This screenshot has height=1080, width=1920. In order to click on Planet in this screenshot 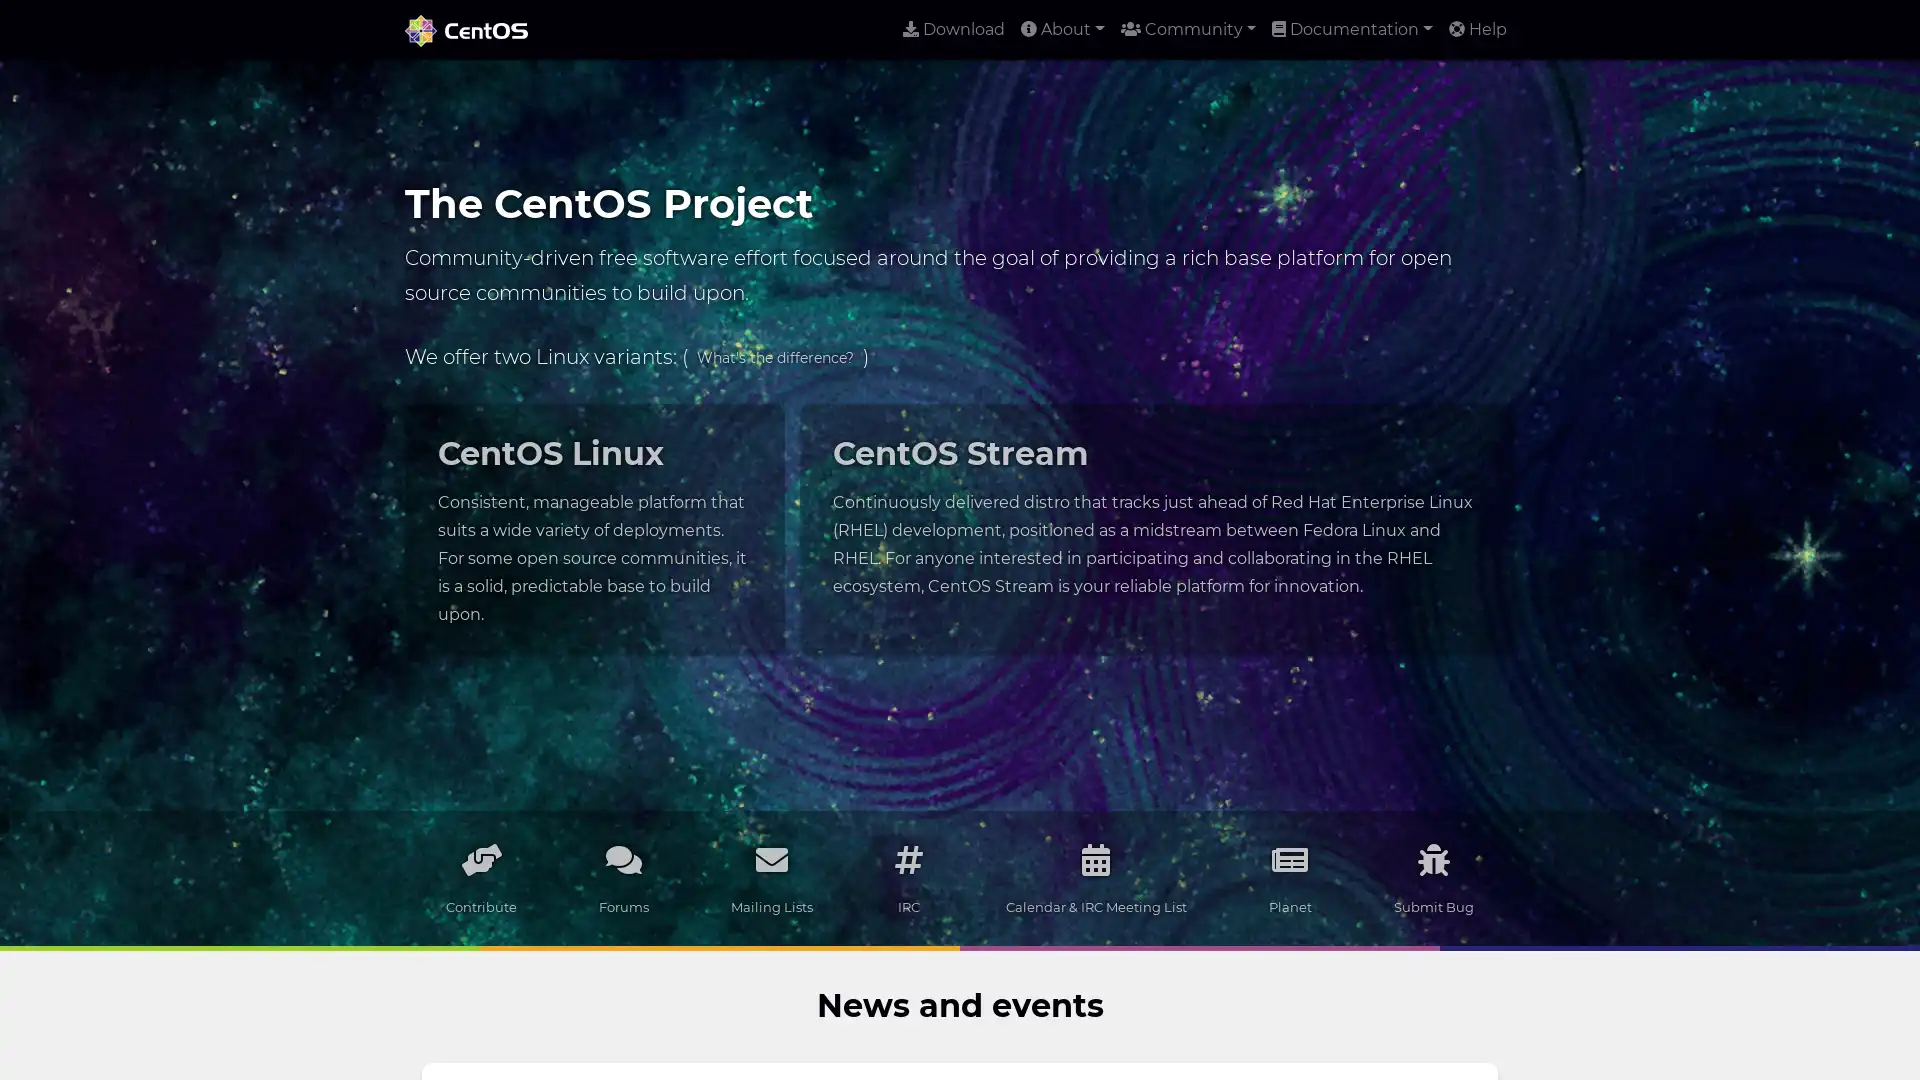, I will do `click(1289, 877)`.